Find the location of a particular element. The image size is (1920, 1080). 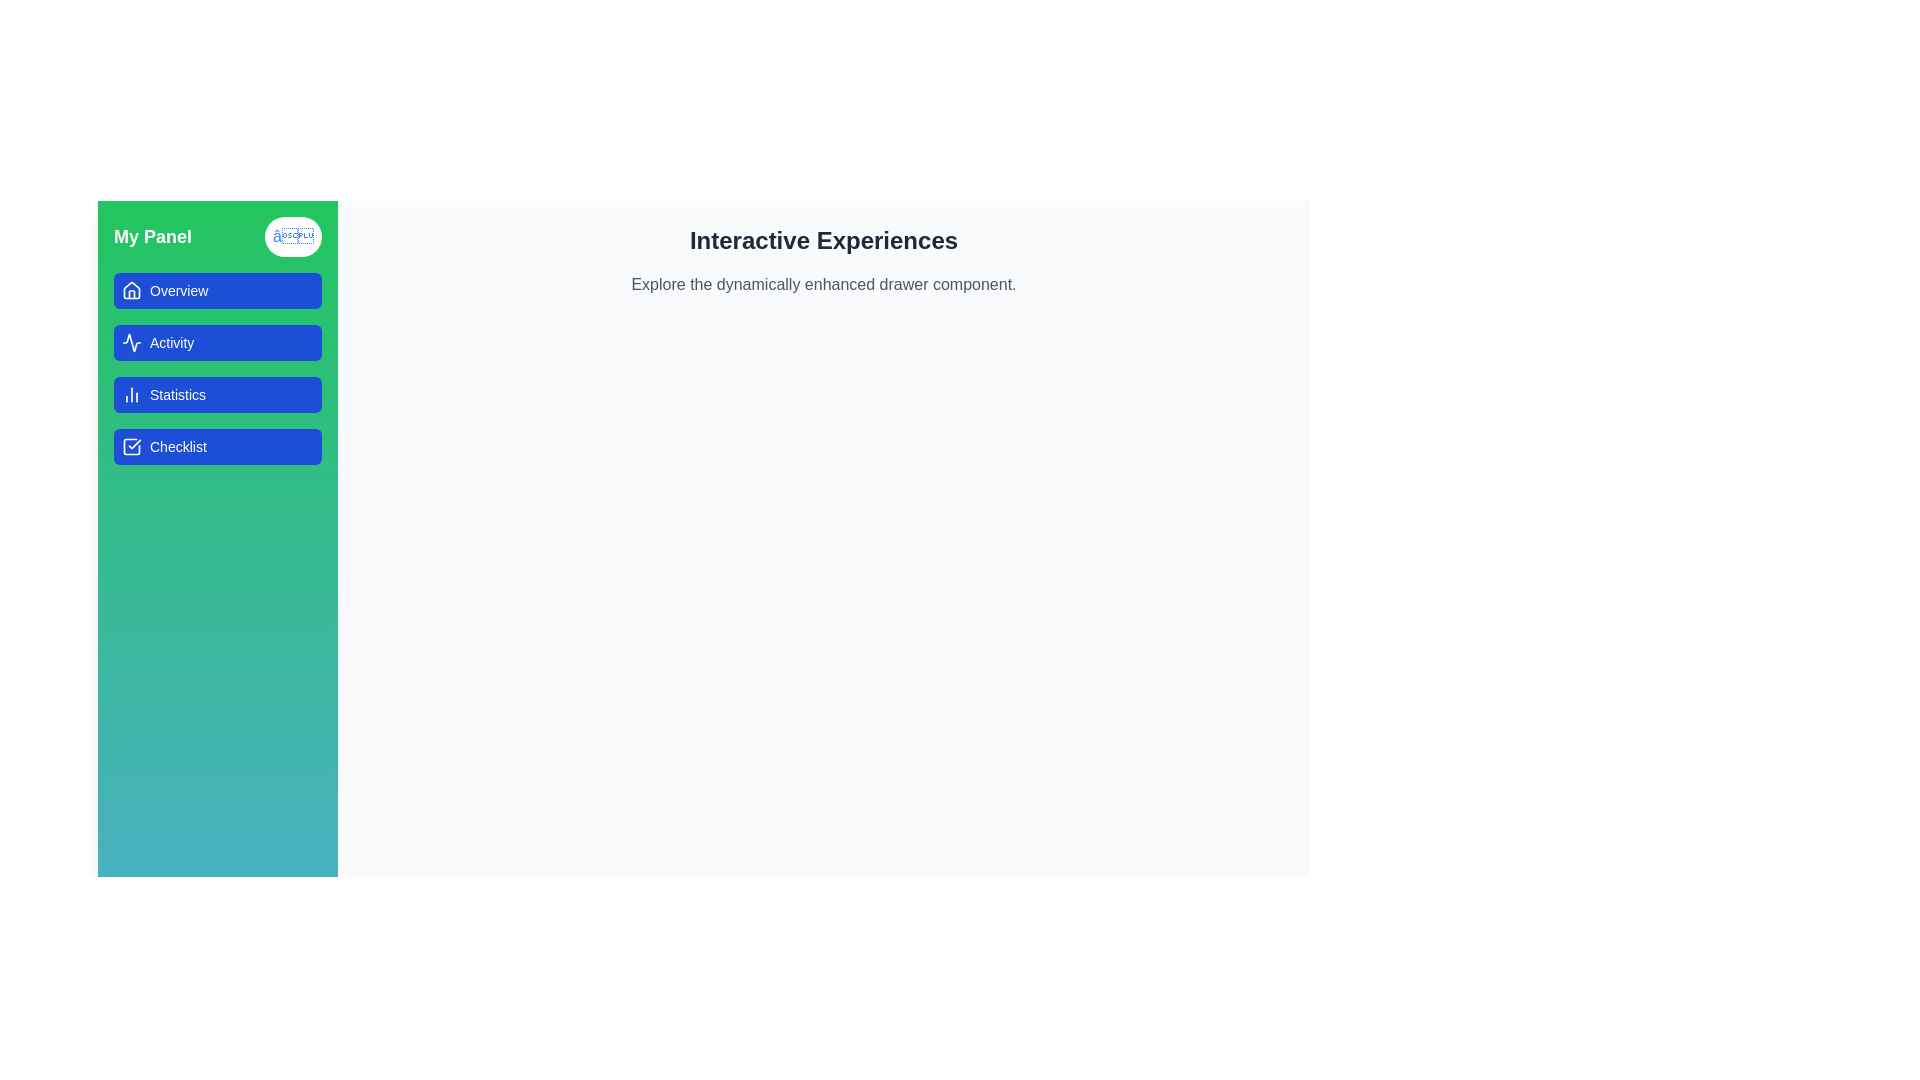

the waveform-like SVG Icon representing the 'Activity' navigation option in the sidebar menu is located at coordinates (131, 342).